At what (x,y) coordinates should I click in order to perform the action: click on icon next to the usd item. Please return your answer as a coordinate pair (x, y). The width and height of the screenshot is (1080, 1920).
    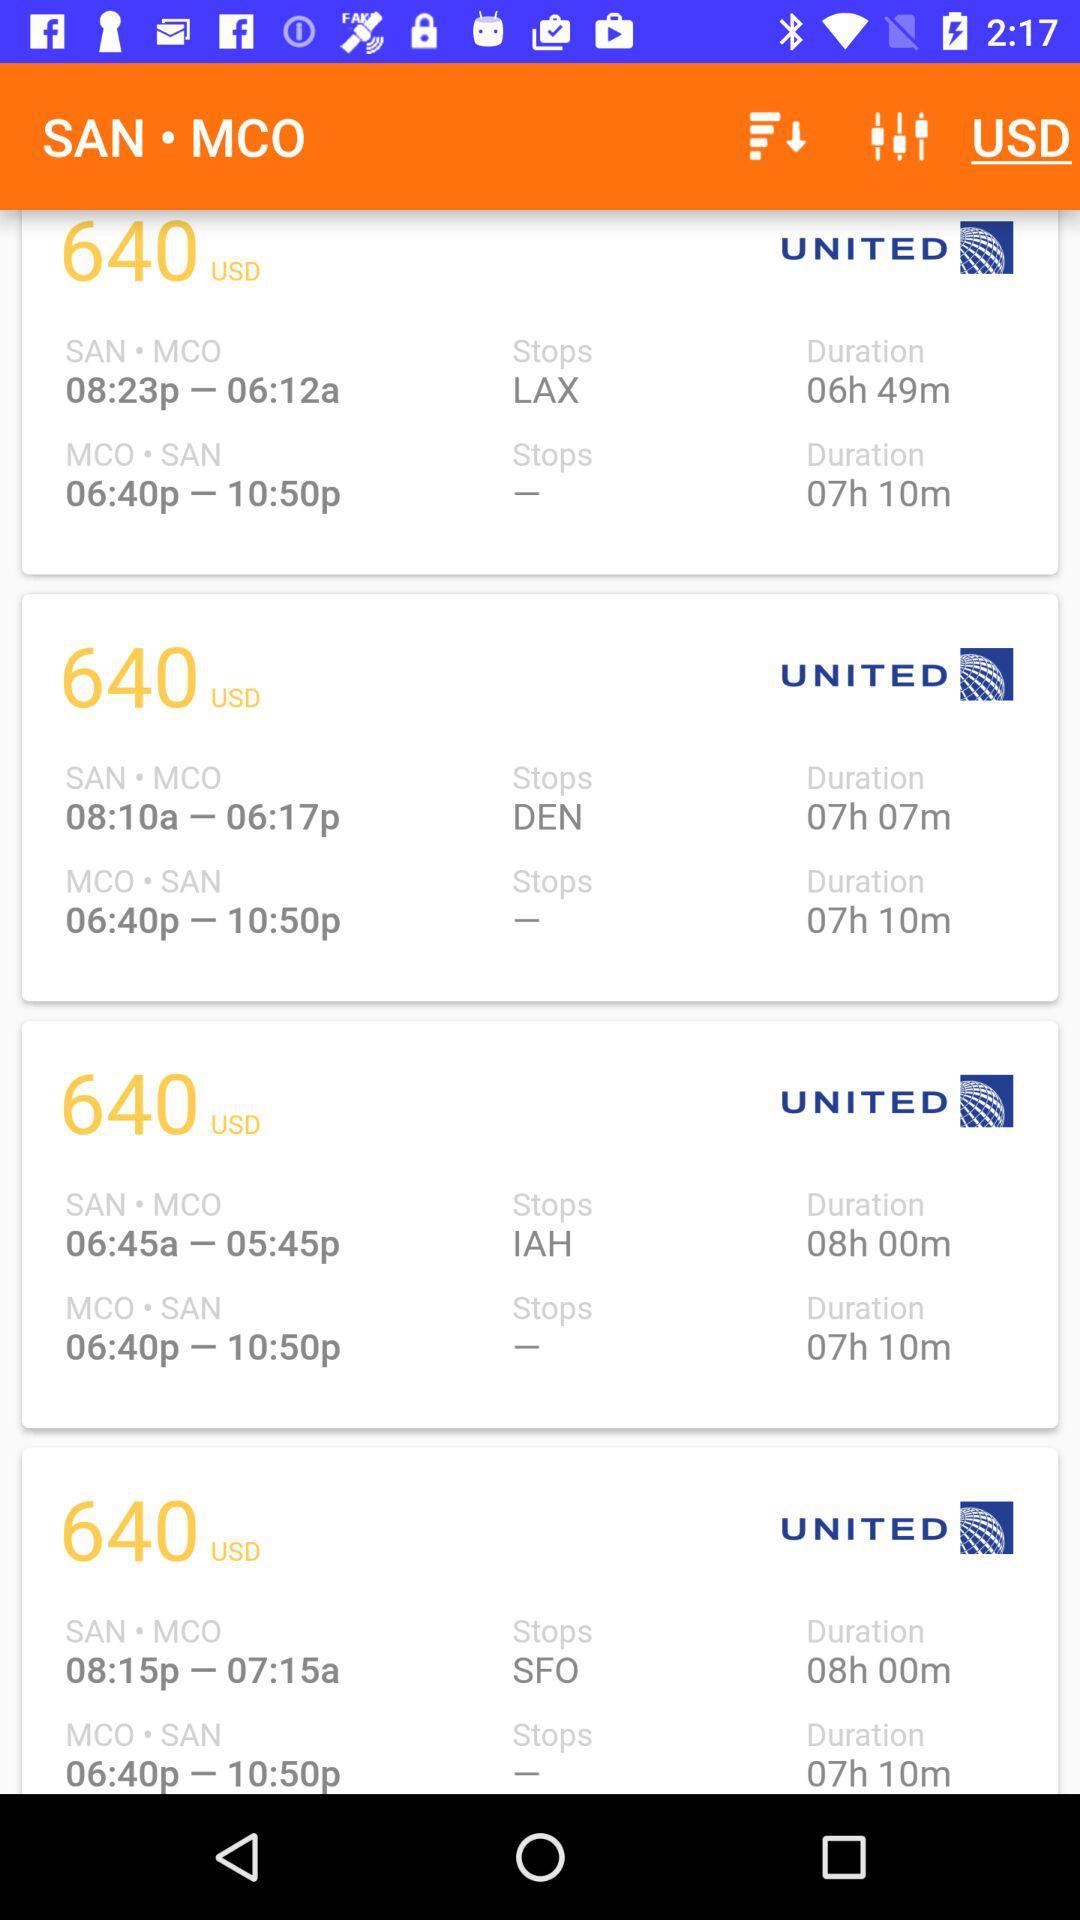
    Looking at the image, I should click on (898, 135).